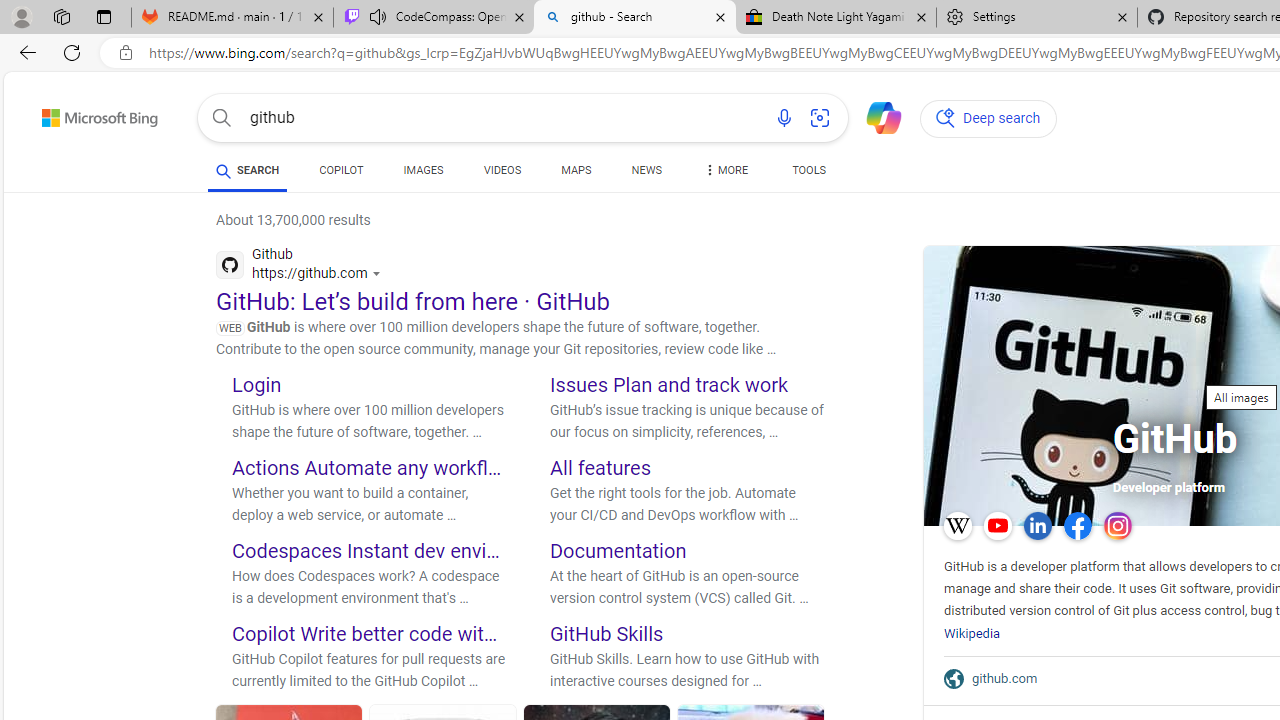  What do you see at coordinates (86, 114) in the screenshot?
I see `'Back to Bing search'` at bounding box center [86, 114].